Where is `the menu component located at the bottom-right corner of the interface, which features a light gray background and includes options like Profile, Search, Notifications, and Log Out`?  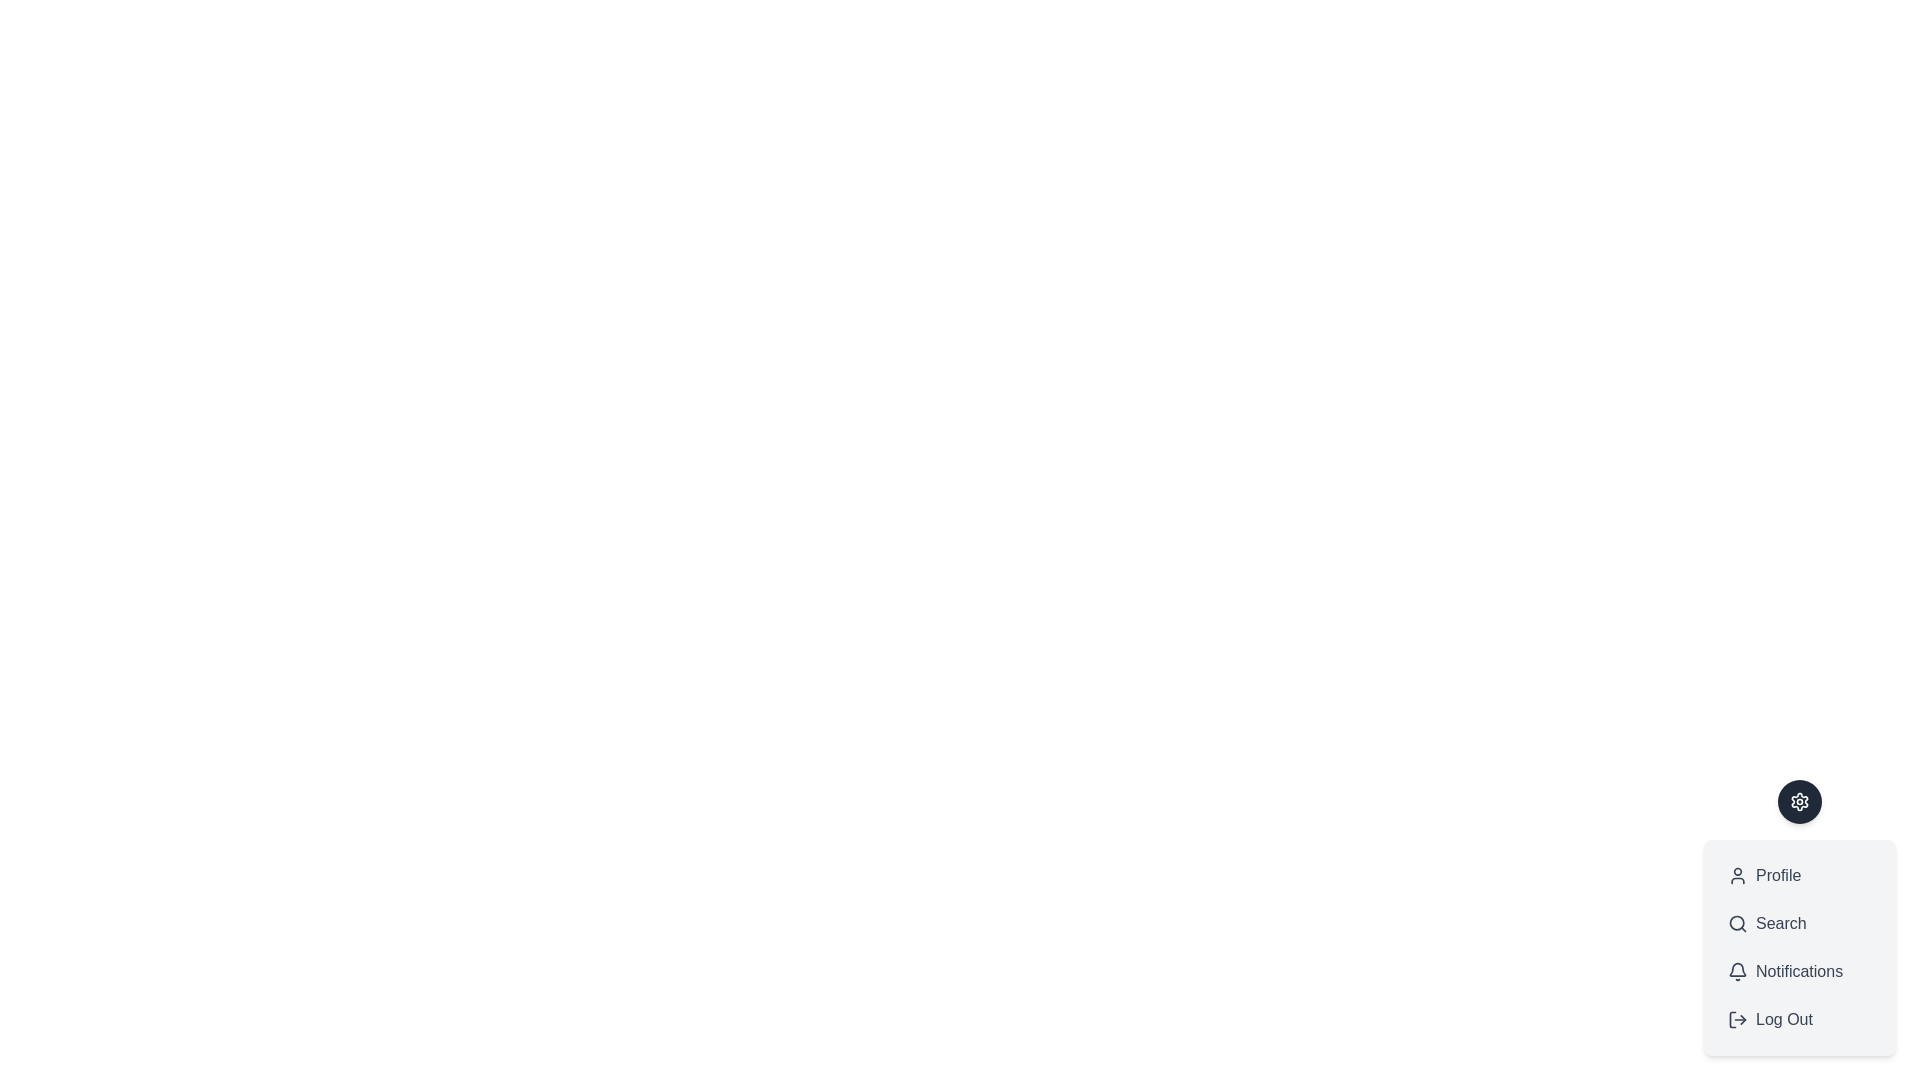 the menu component located at the bottom-right corner of the interface, which features a light gray background and includes options like Profile, Search, Notifications, and Log Out is located at coordinates (1800, 947).